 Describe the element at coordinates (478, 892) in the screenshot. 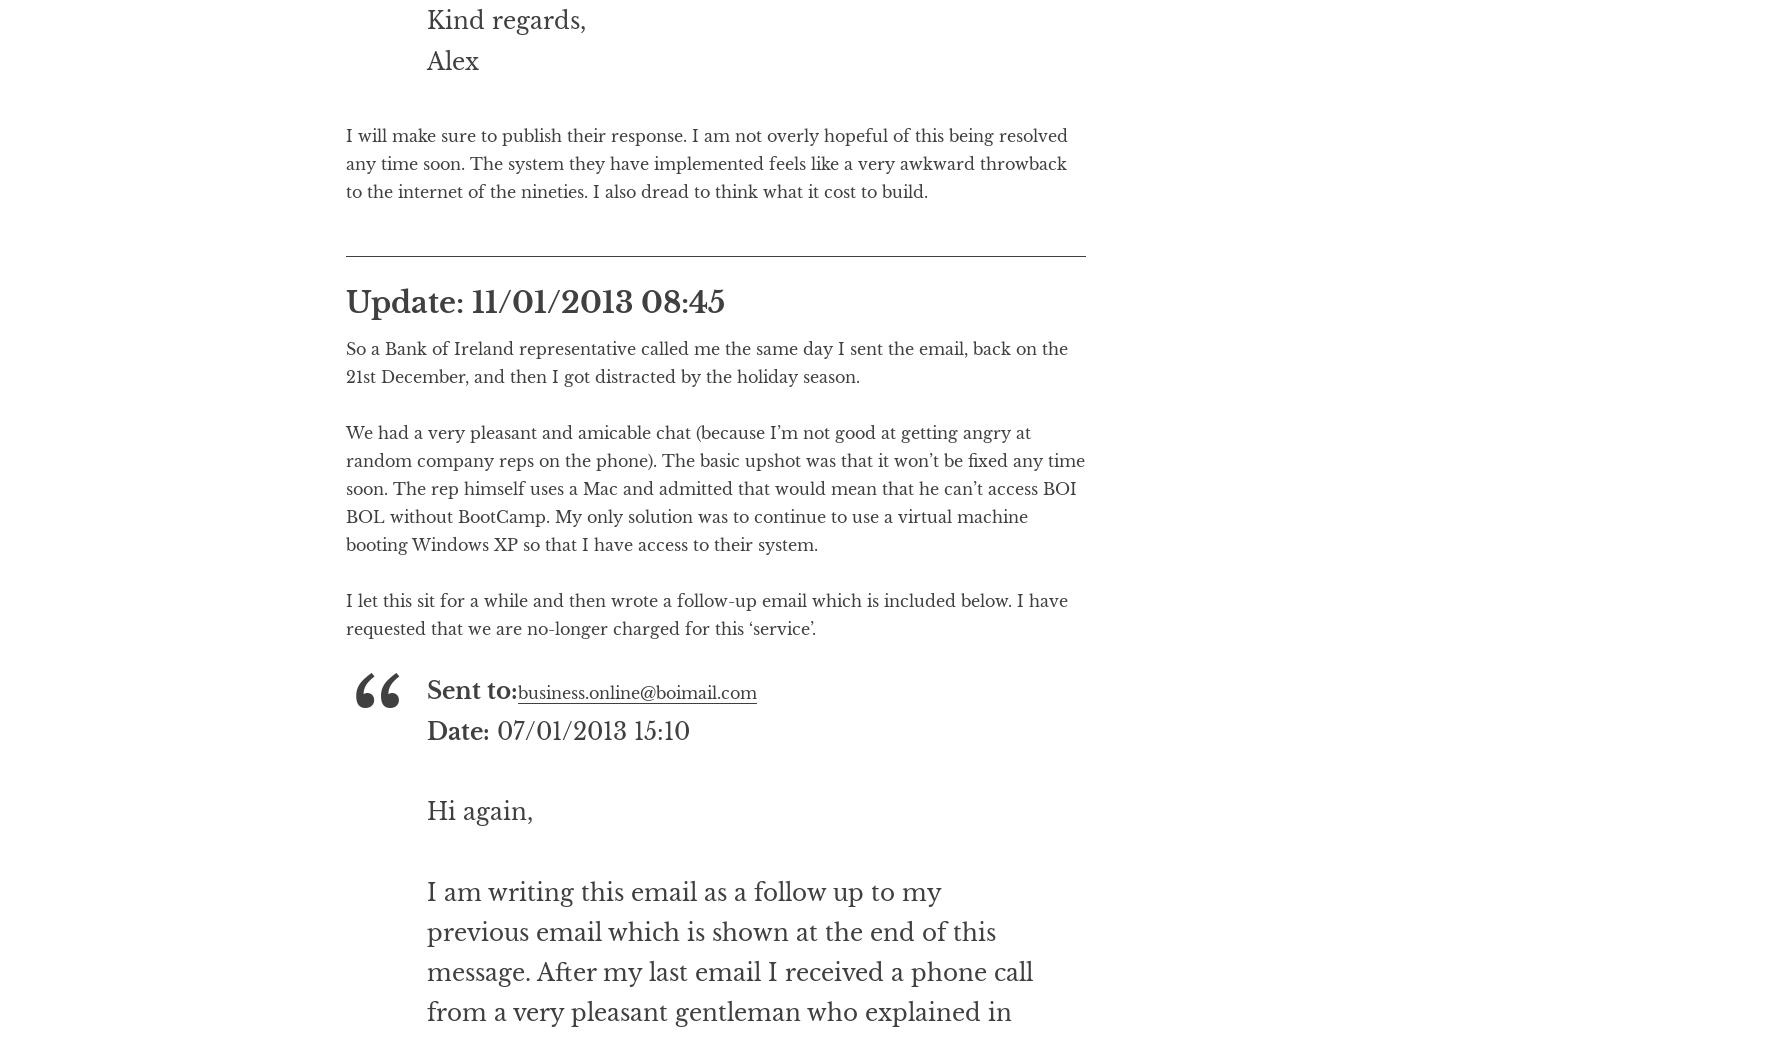

I see `'Hi again,'` at that location.